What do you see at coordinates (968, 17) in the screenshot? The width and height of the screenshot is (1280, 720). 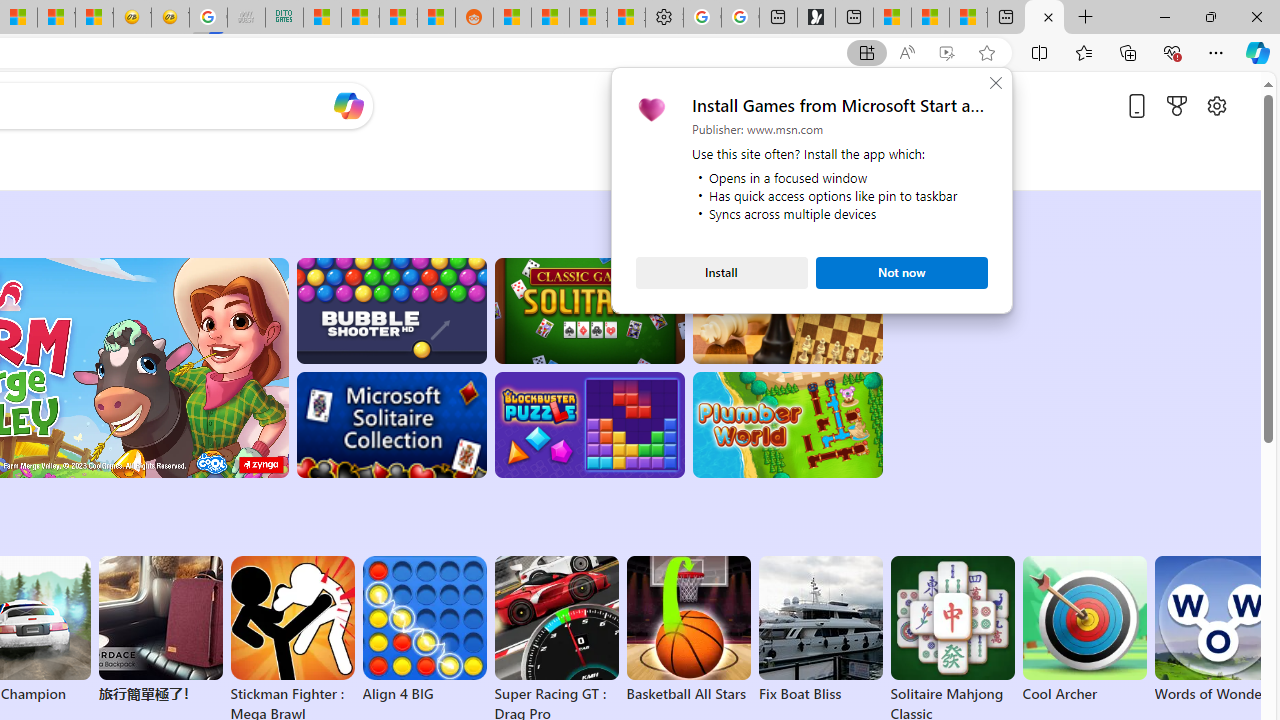 I see `'These 3 Stocks Pay You More Than 5% to Own Them'` at bounding box center [968, 17].